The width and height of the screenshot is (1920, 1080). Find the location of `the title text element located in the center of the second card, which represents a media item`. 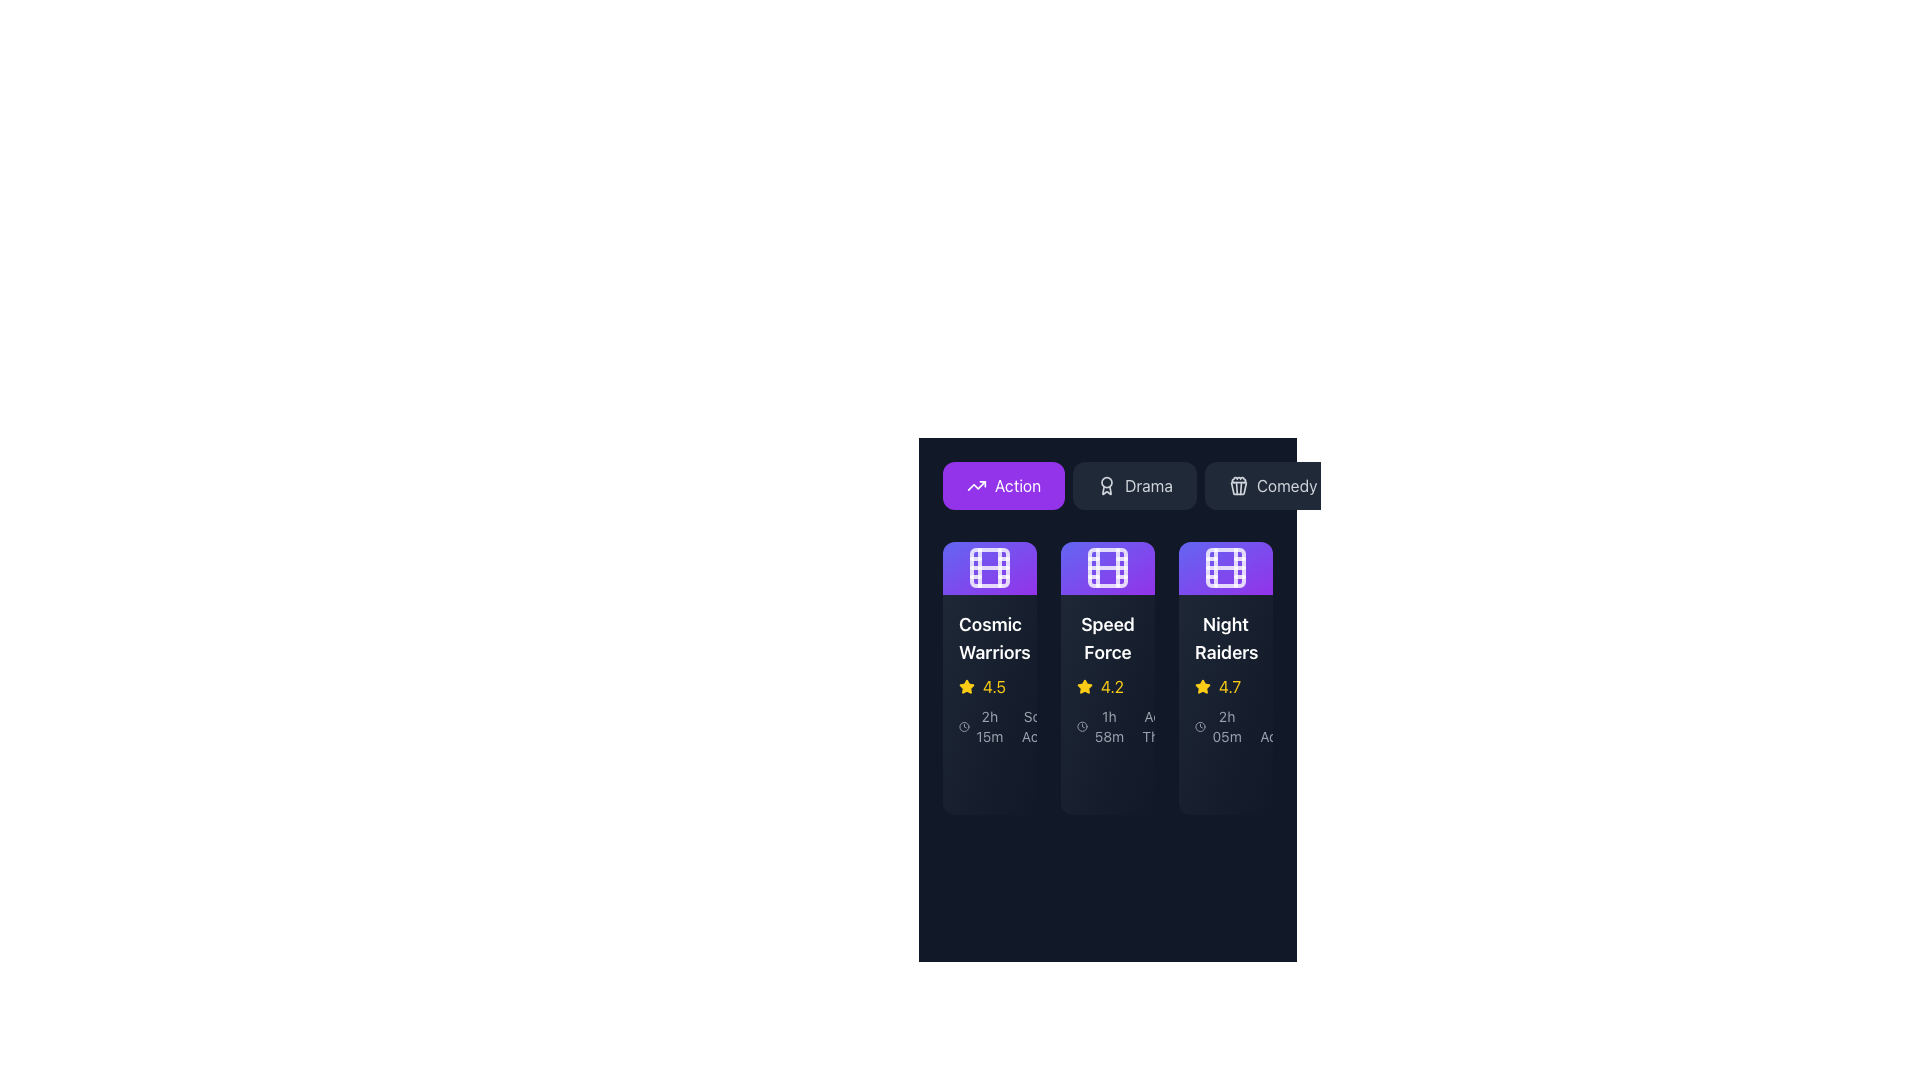

the title text element located in the center of the second card, which represents a media item is located at coordinates (1107, 637).